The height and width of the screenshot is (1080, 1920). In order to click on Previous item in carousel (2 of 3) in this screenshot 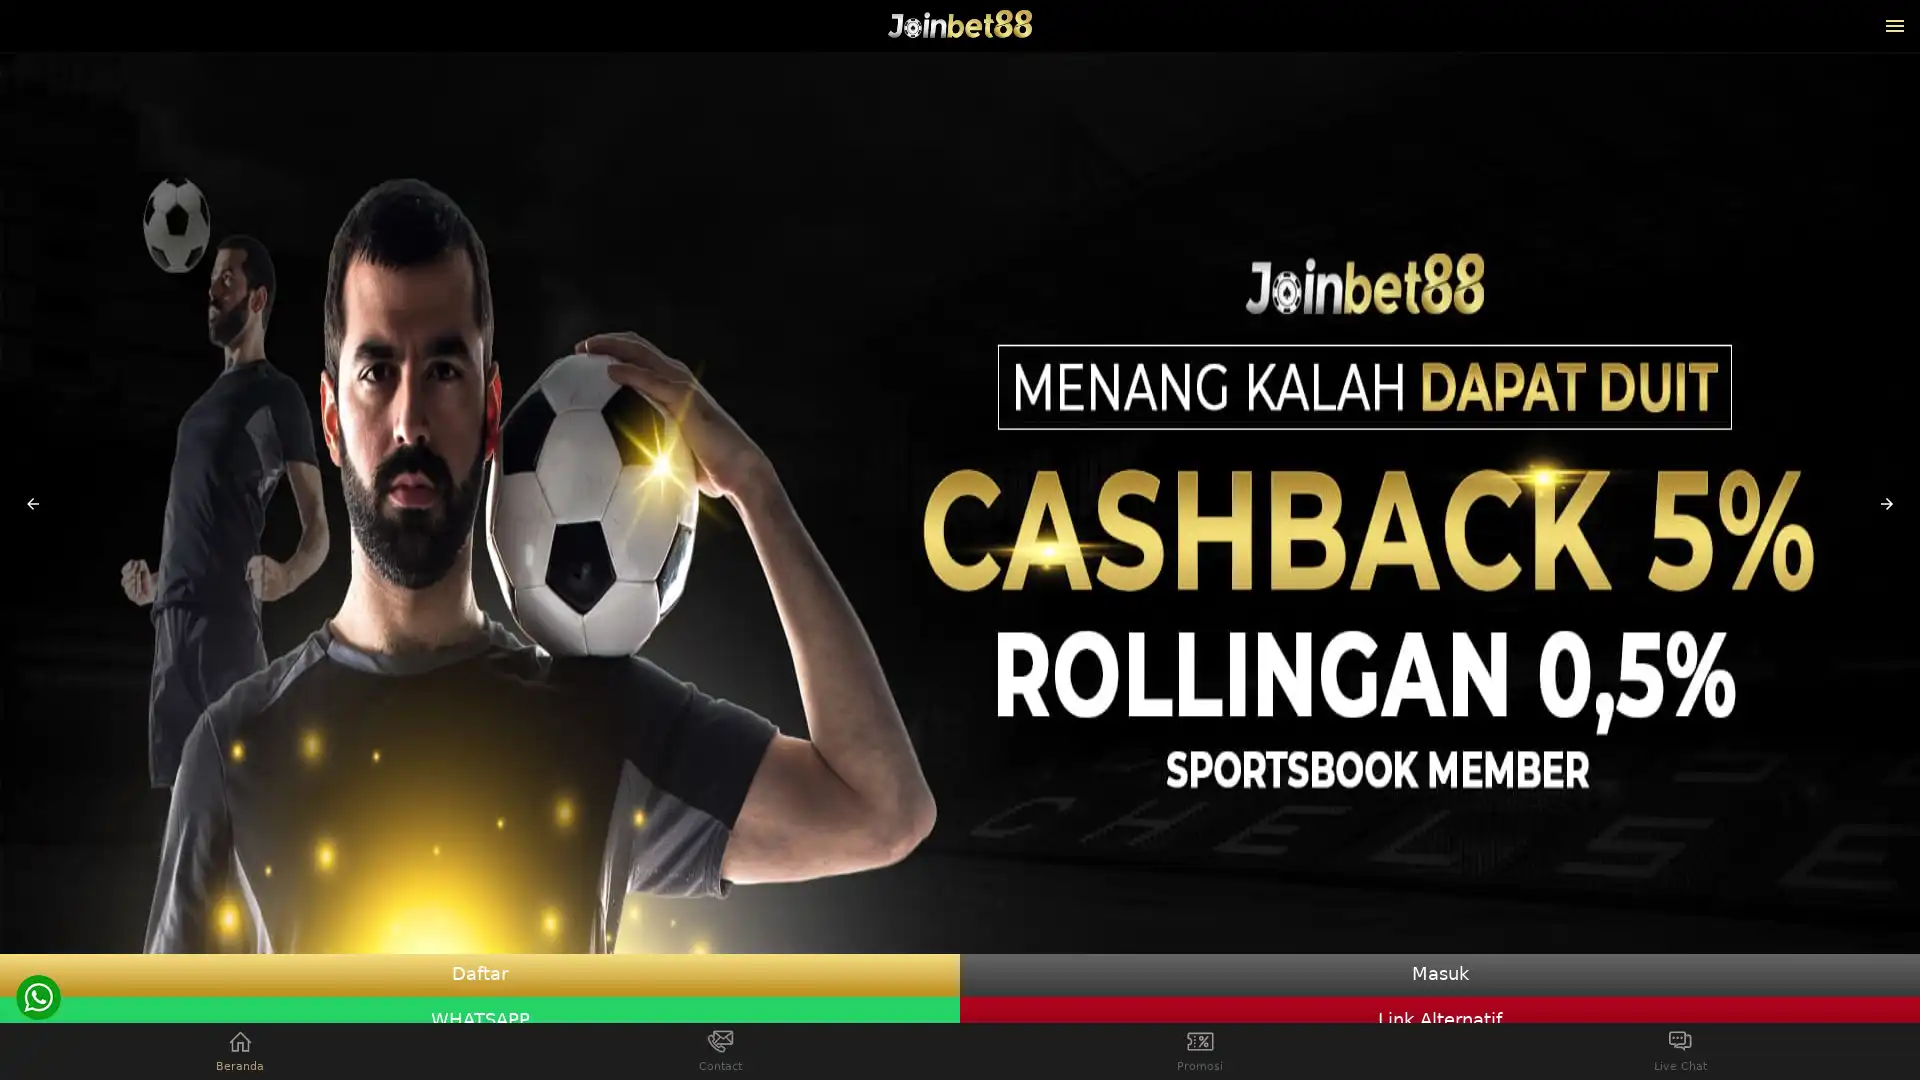, I will do `click(33, 503)`.